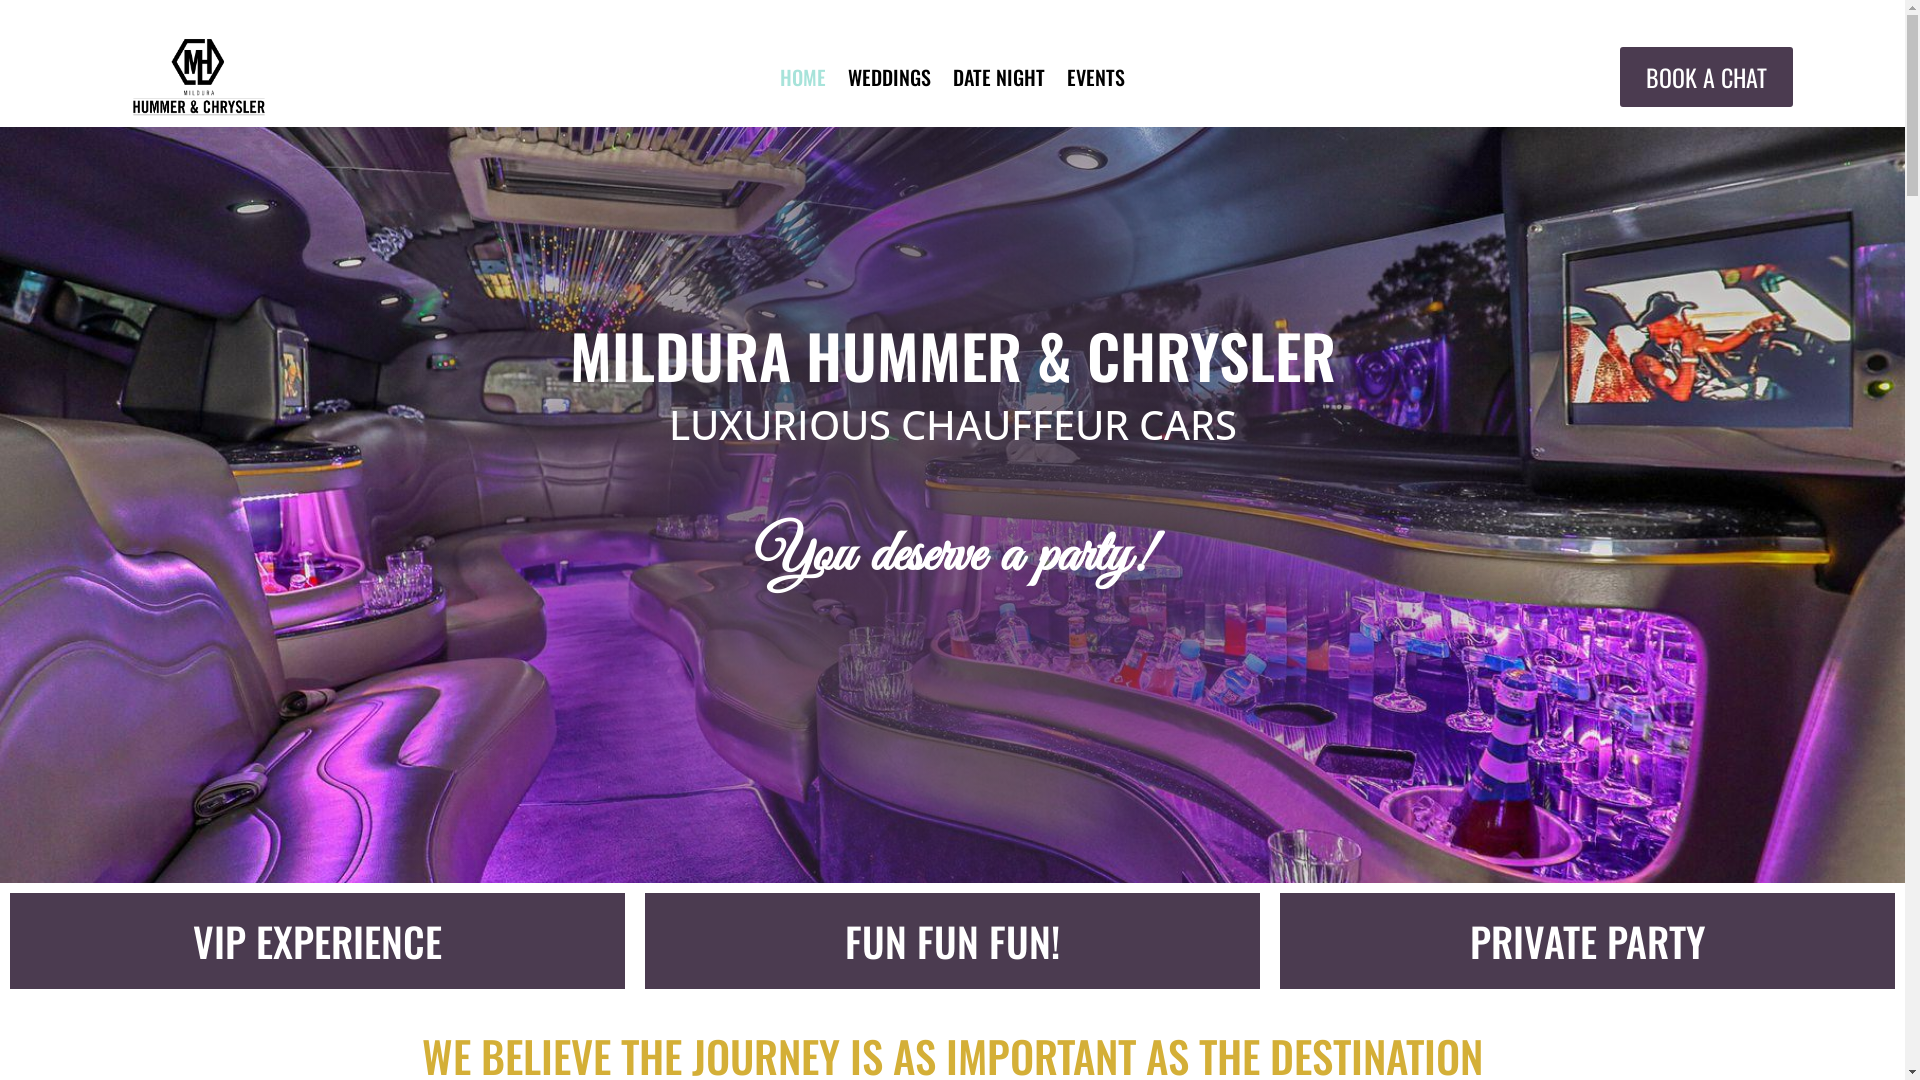 The image size is (1920, 1080). What do you see at coordinates (1705, 75) in the screenshot?
I see `'BOOK A CHAT'` at bounding box center [1705, 75].